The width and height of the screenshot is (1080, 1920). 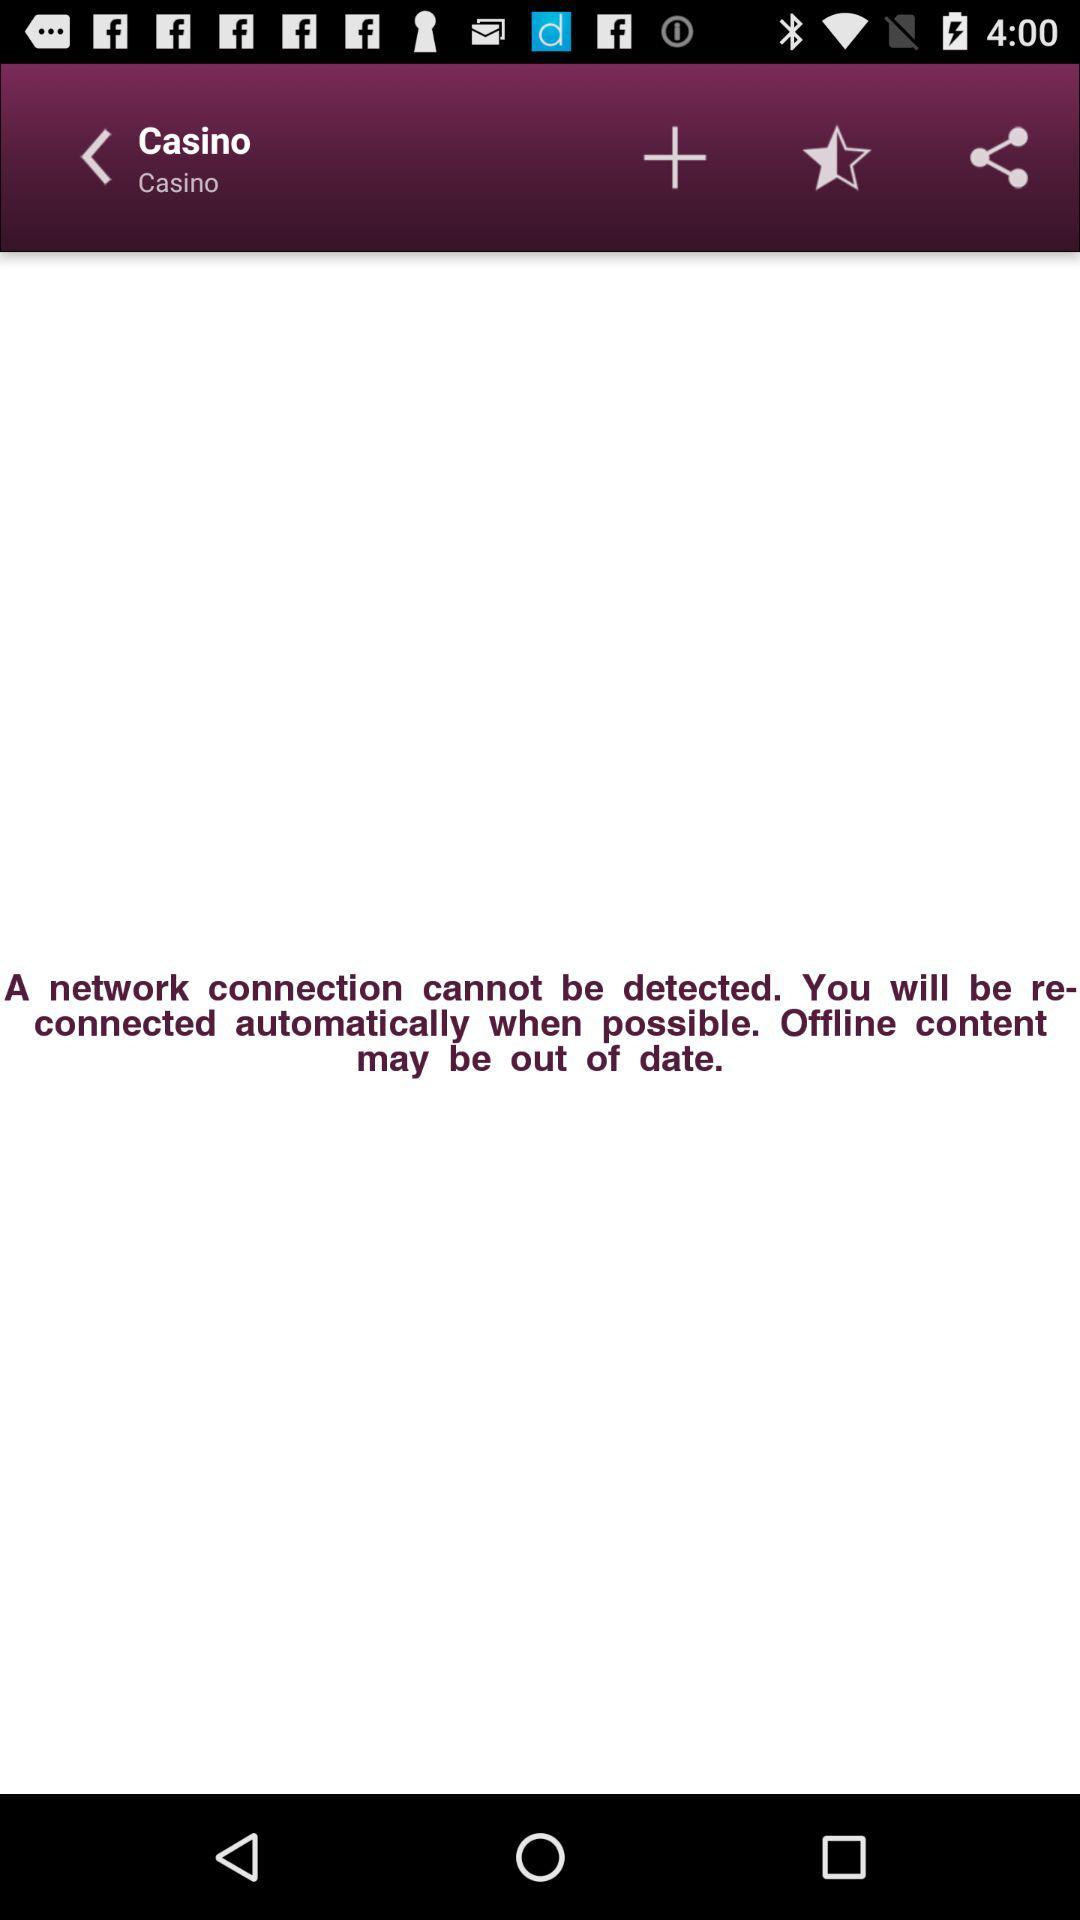 What do you see at coordinates (675, 156) in the screenshot?
I see `app next to the casino icon` at bounding box center [675, 156].